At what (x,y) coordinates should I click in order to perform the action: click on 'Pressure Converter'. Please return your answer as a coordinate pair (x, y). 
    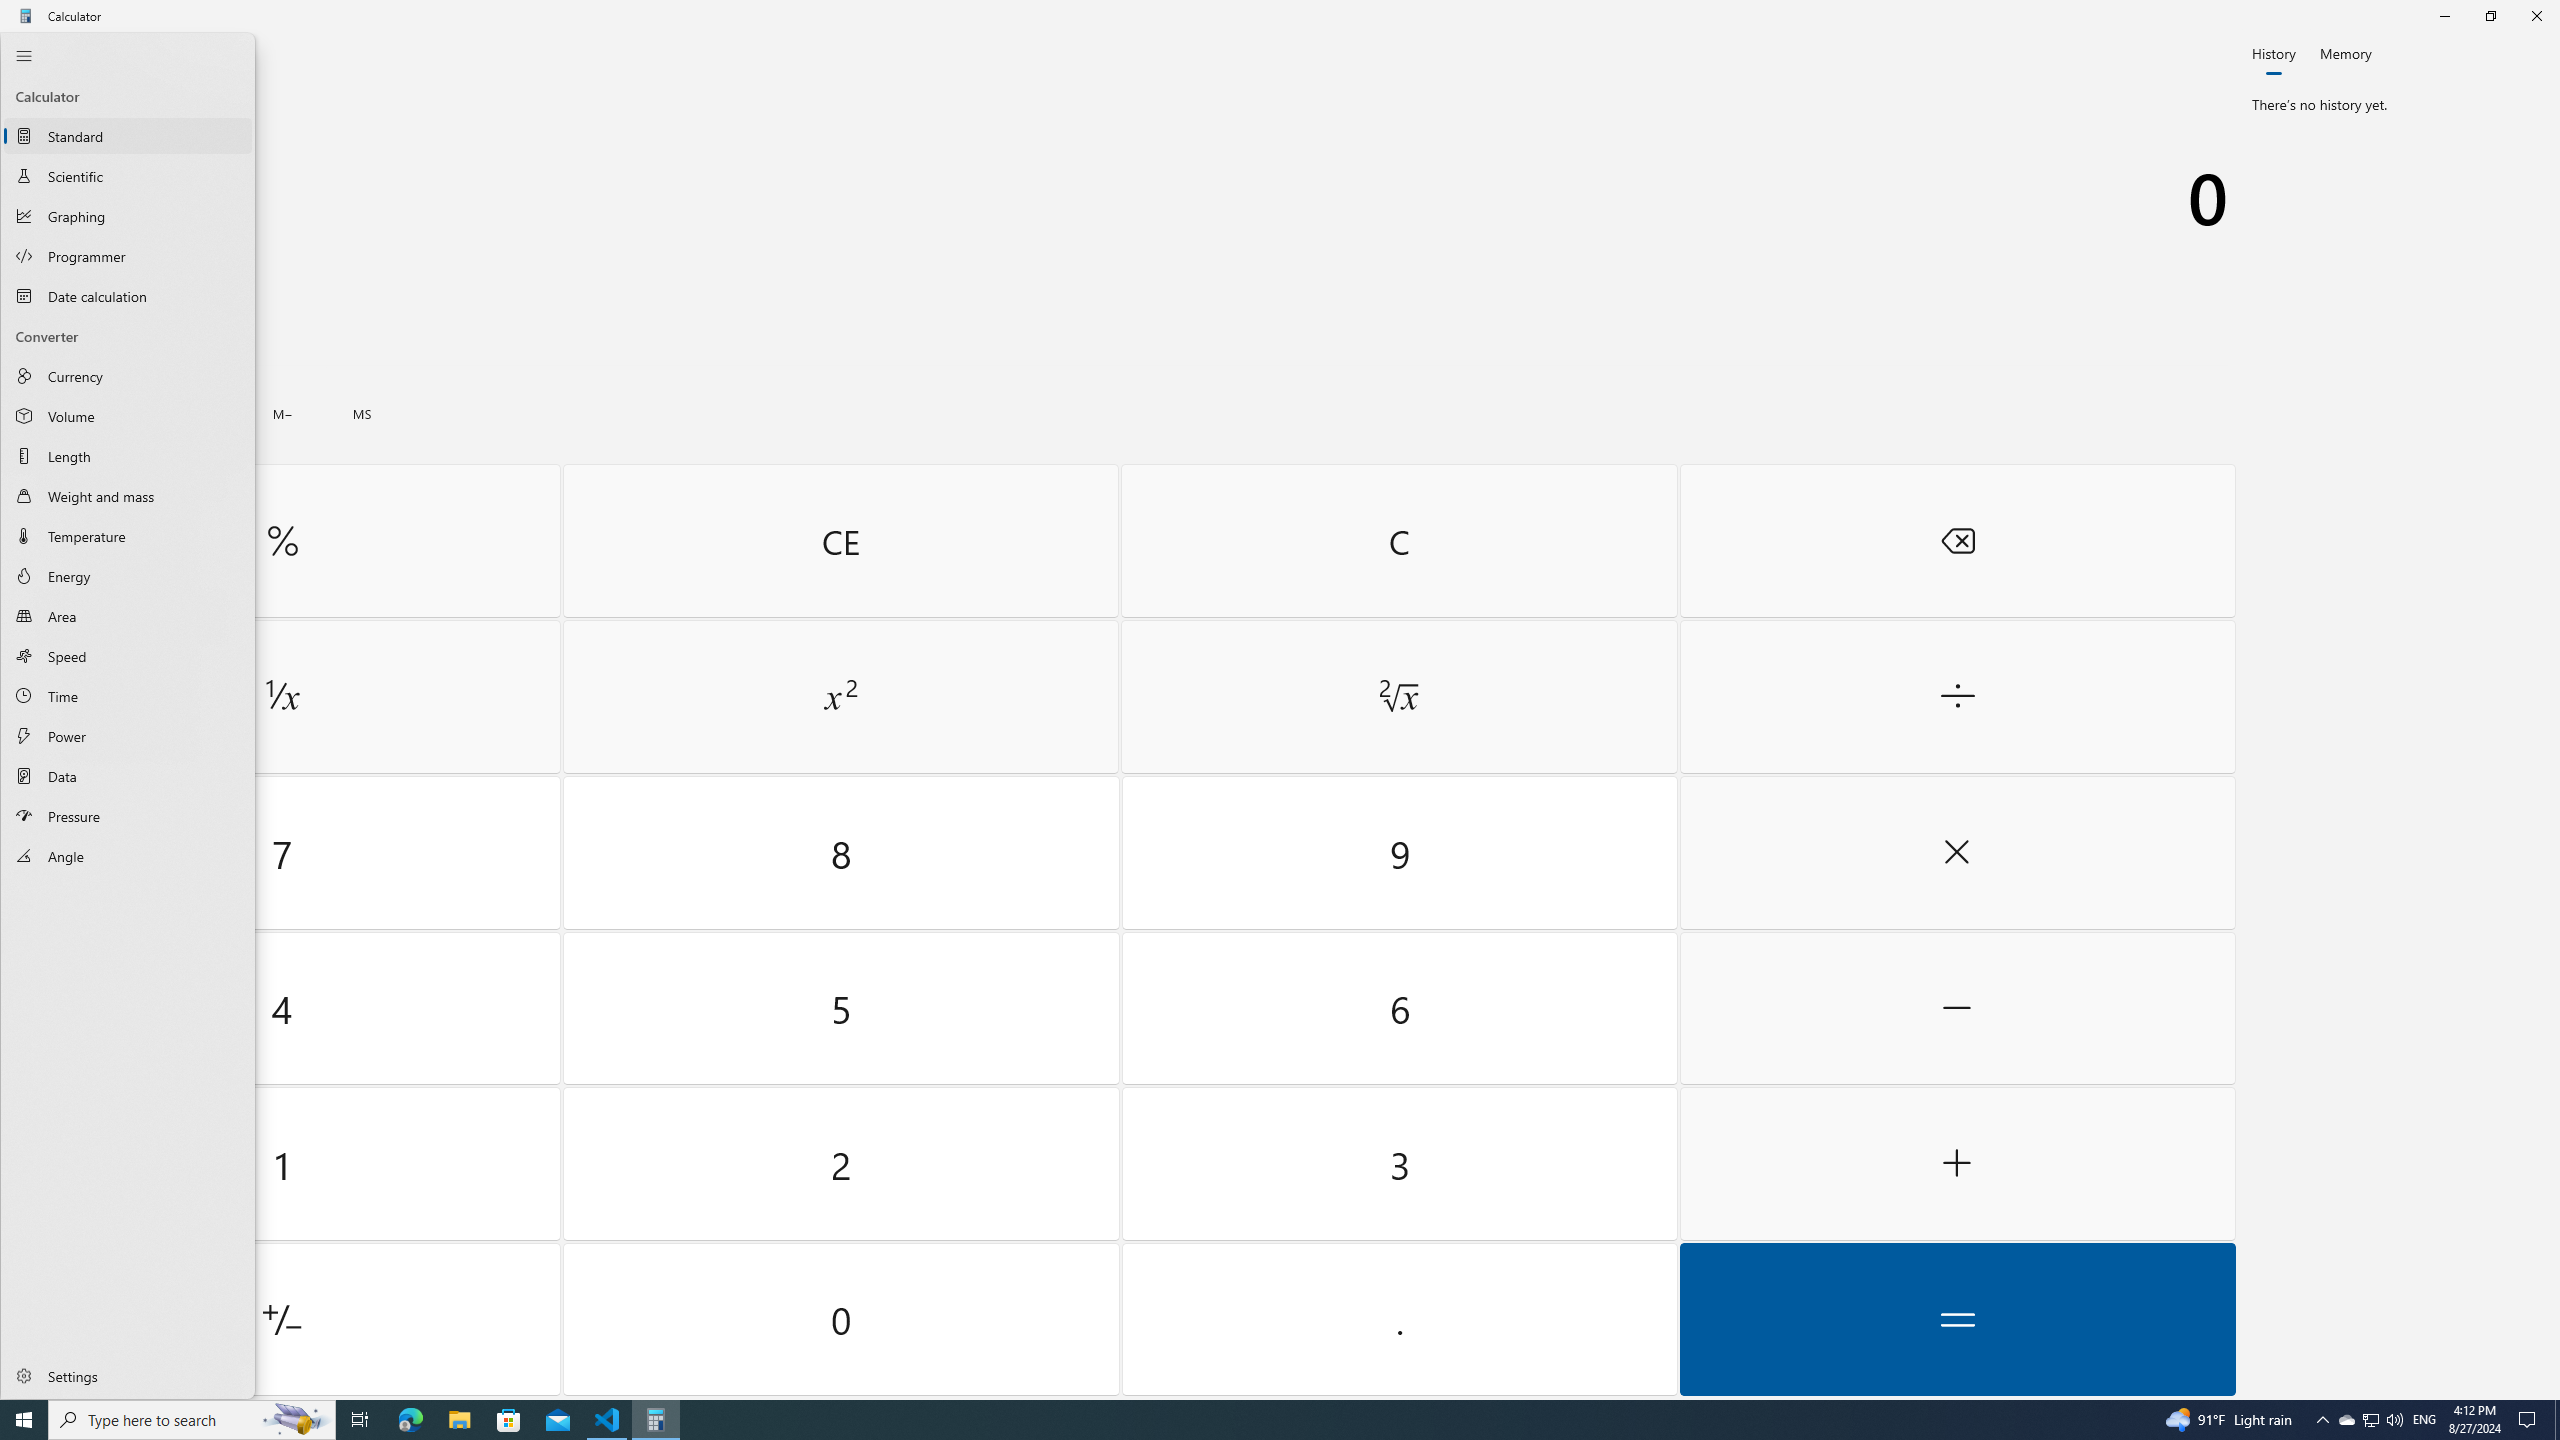
    Looking at the image, I should click on (127, 815).